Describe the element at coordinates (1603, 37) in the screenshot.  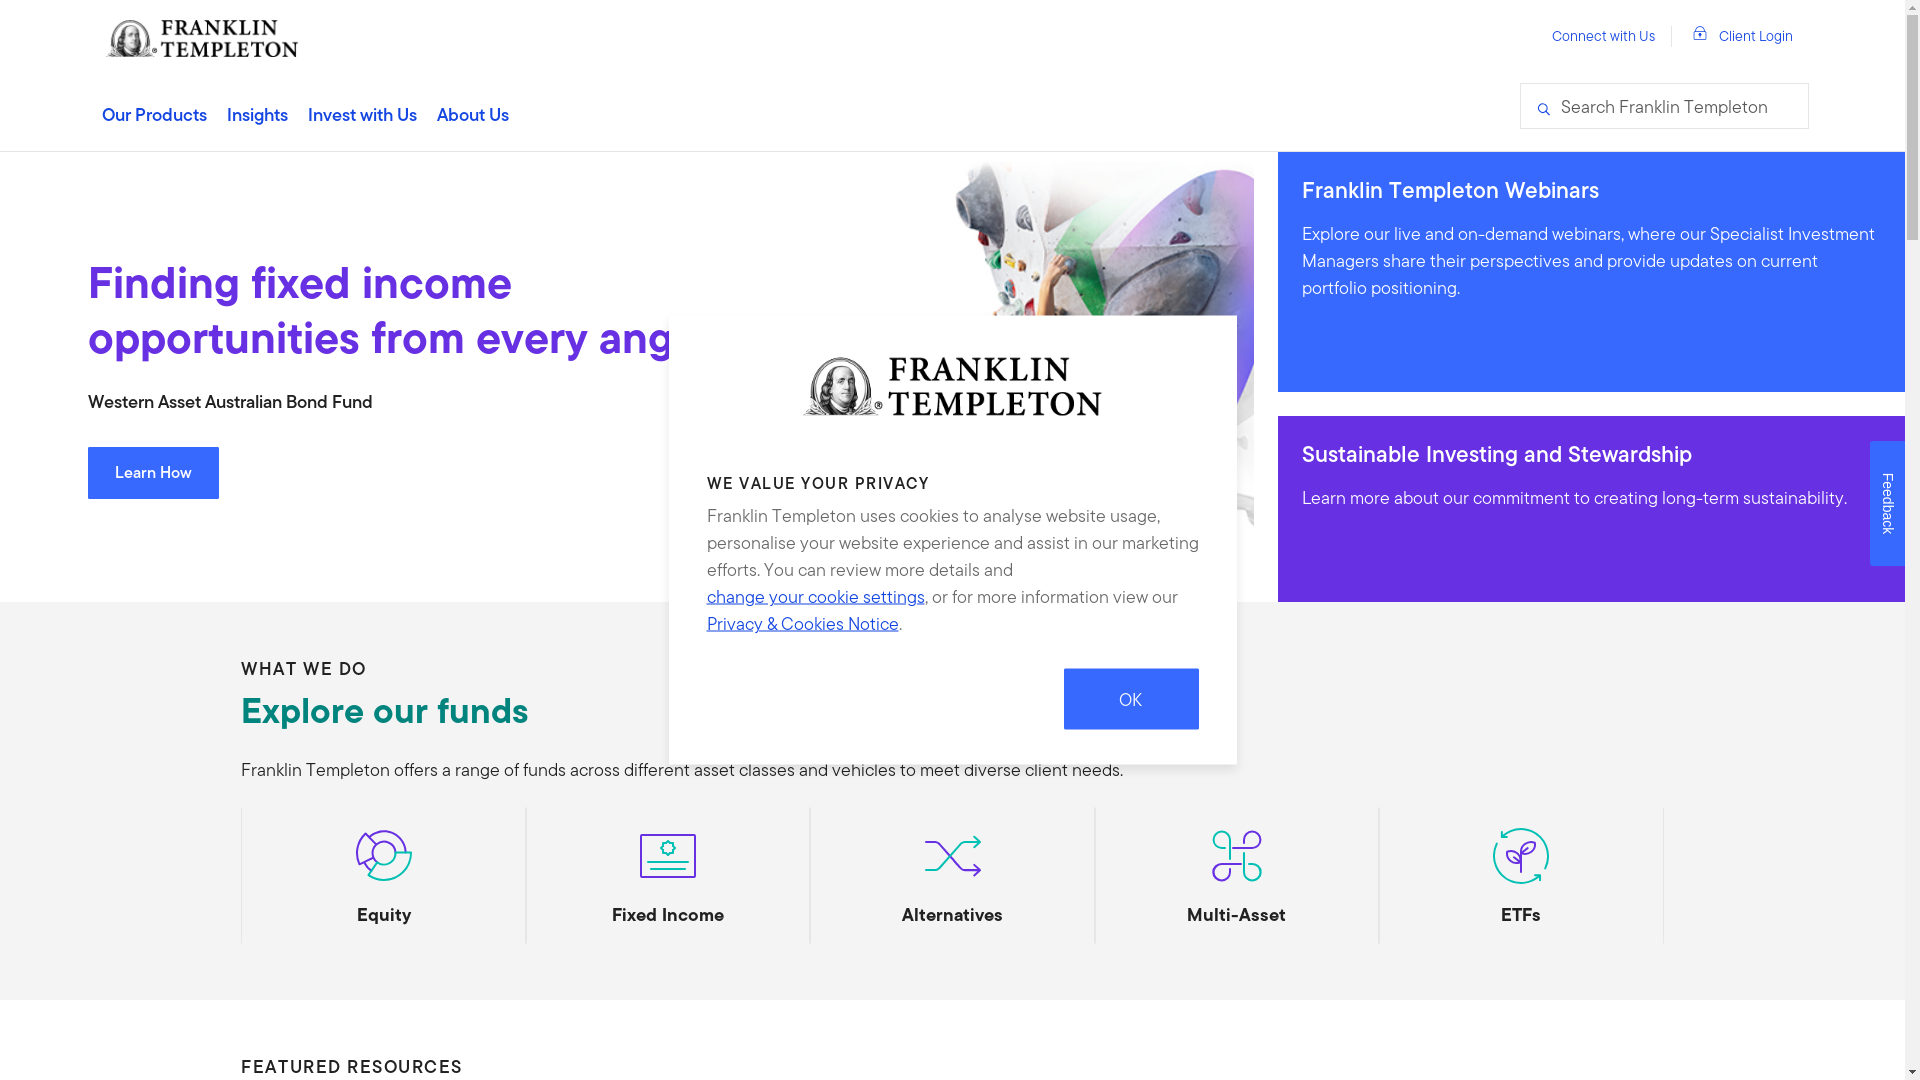
I see `'Connect with Us'` at that location.